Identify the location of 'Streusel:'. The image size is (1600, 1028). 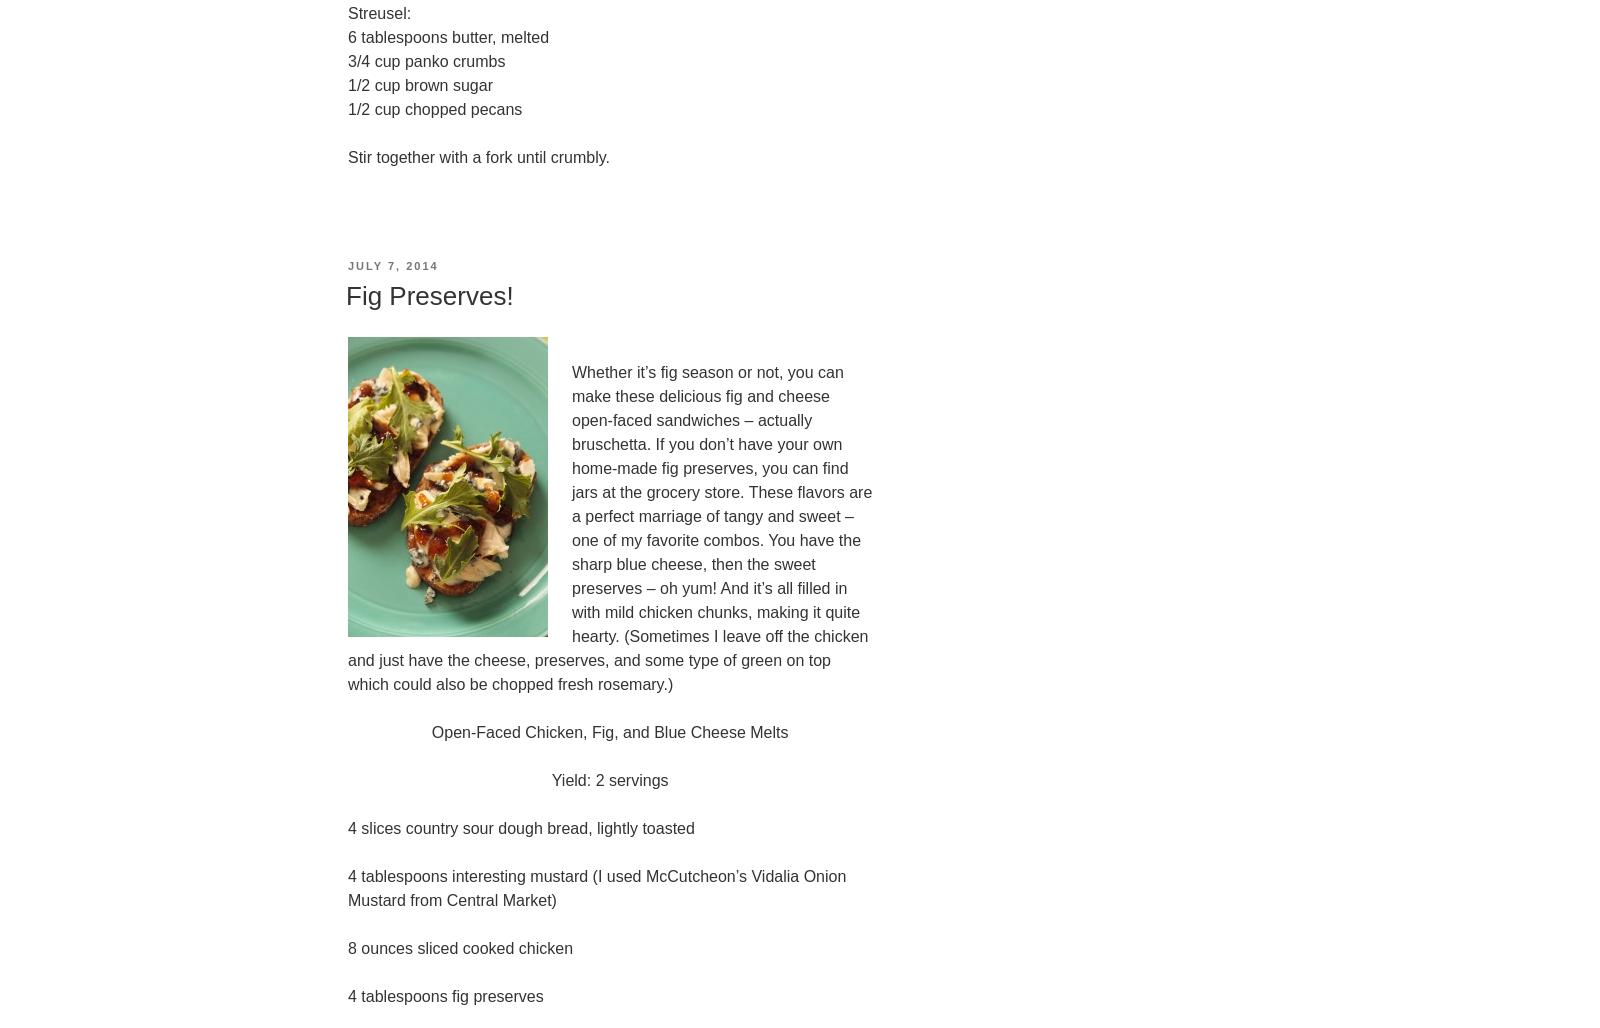
(379, 13).